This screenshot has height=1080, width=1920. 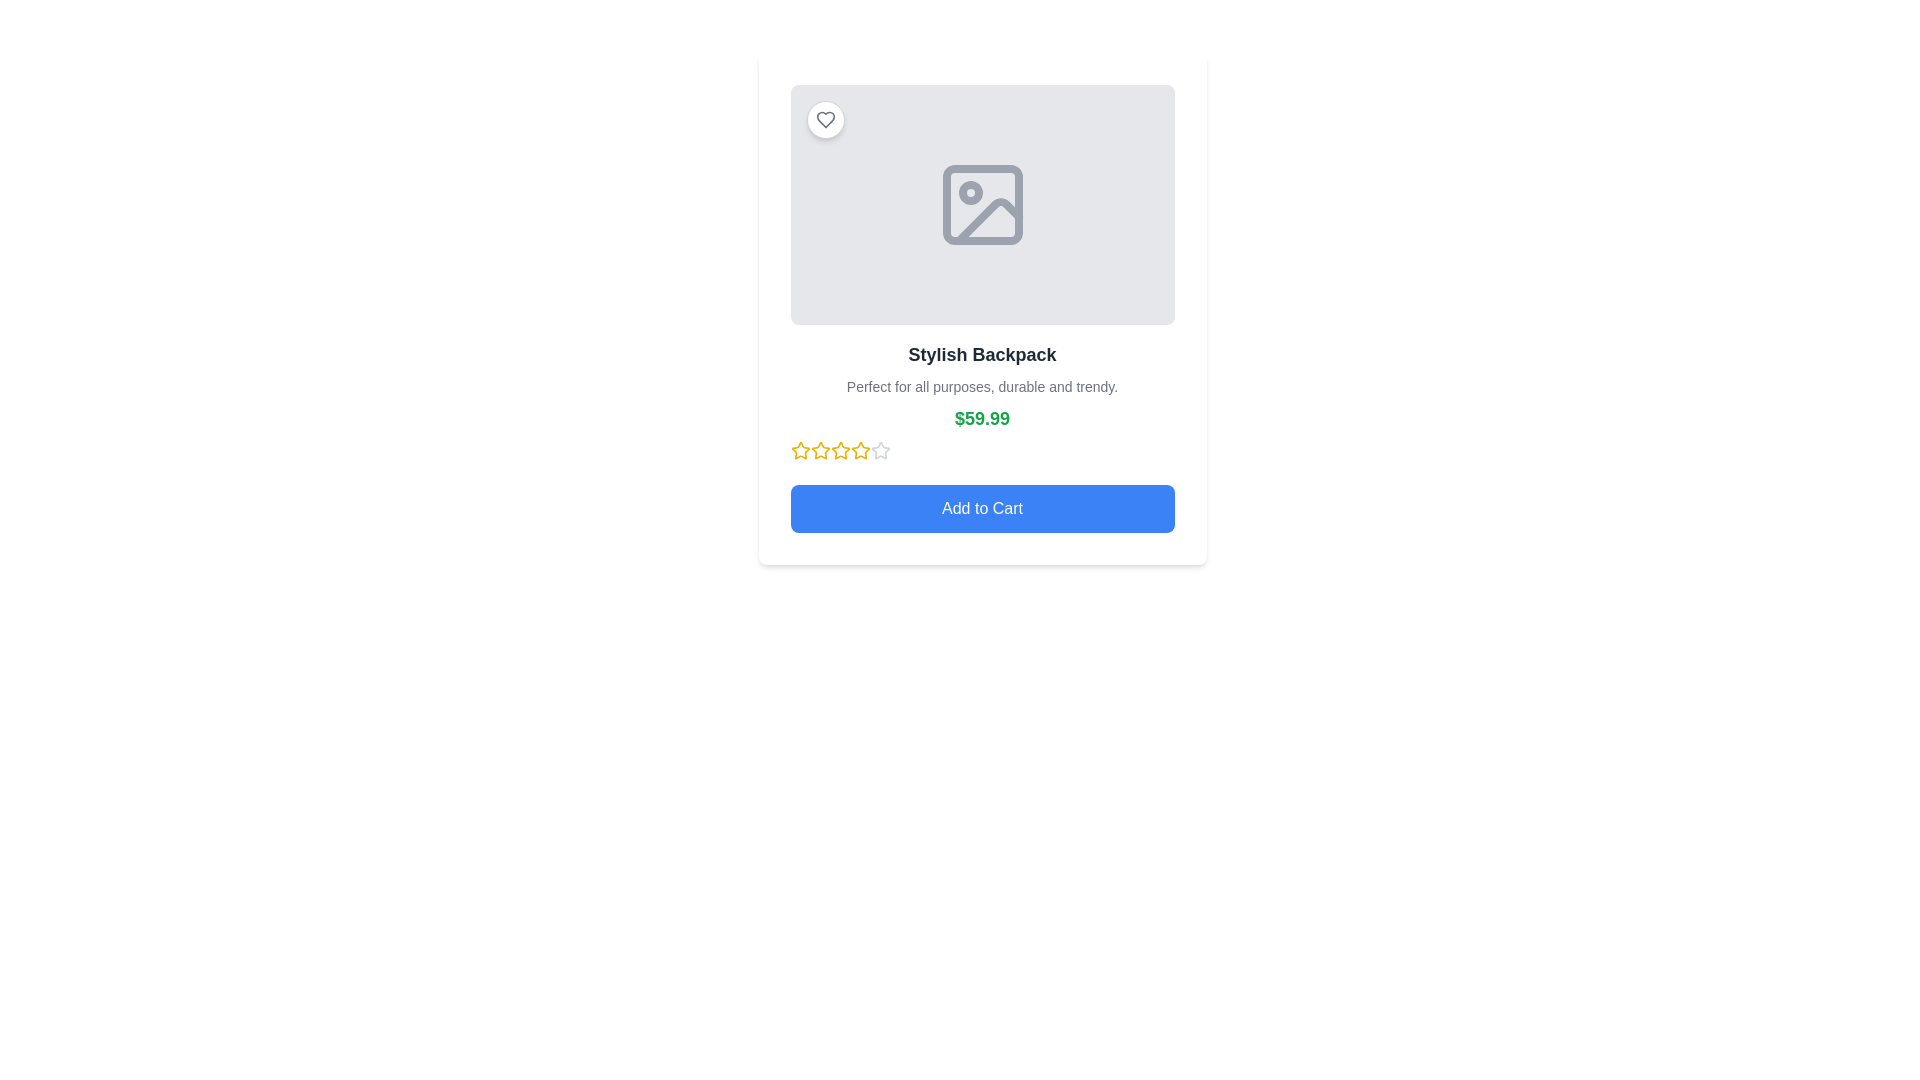 What do you see at coordinates (820, 450) in the screenshot?
I see `the second star icon in the rating system` at bounding box center [820, 450].